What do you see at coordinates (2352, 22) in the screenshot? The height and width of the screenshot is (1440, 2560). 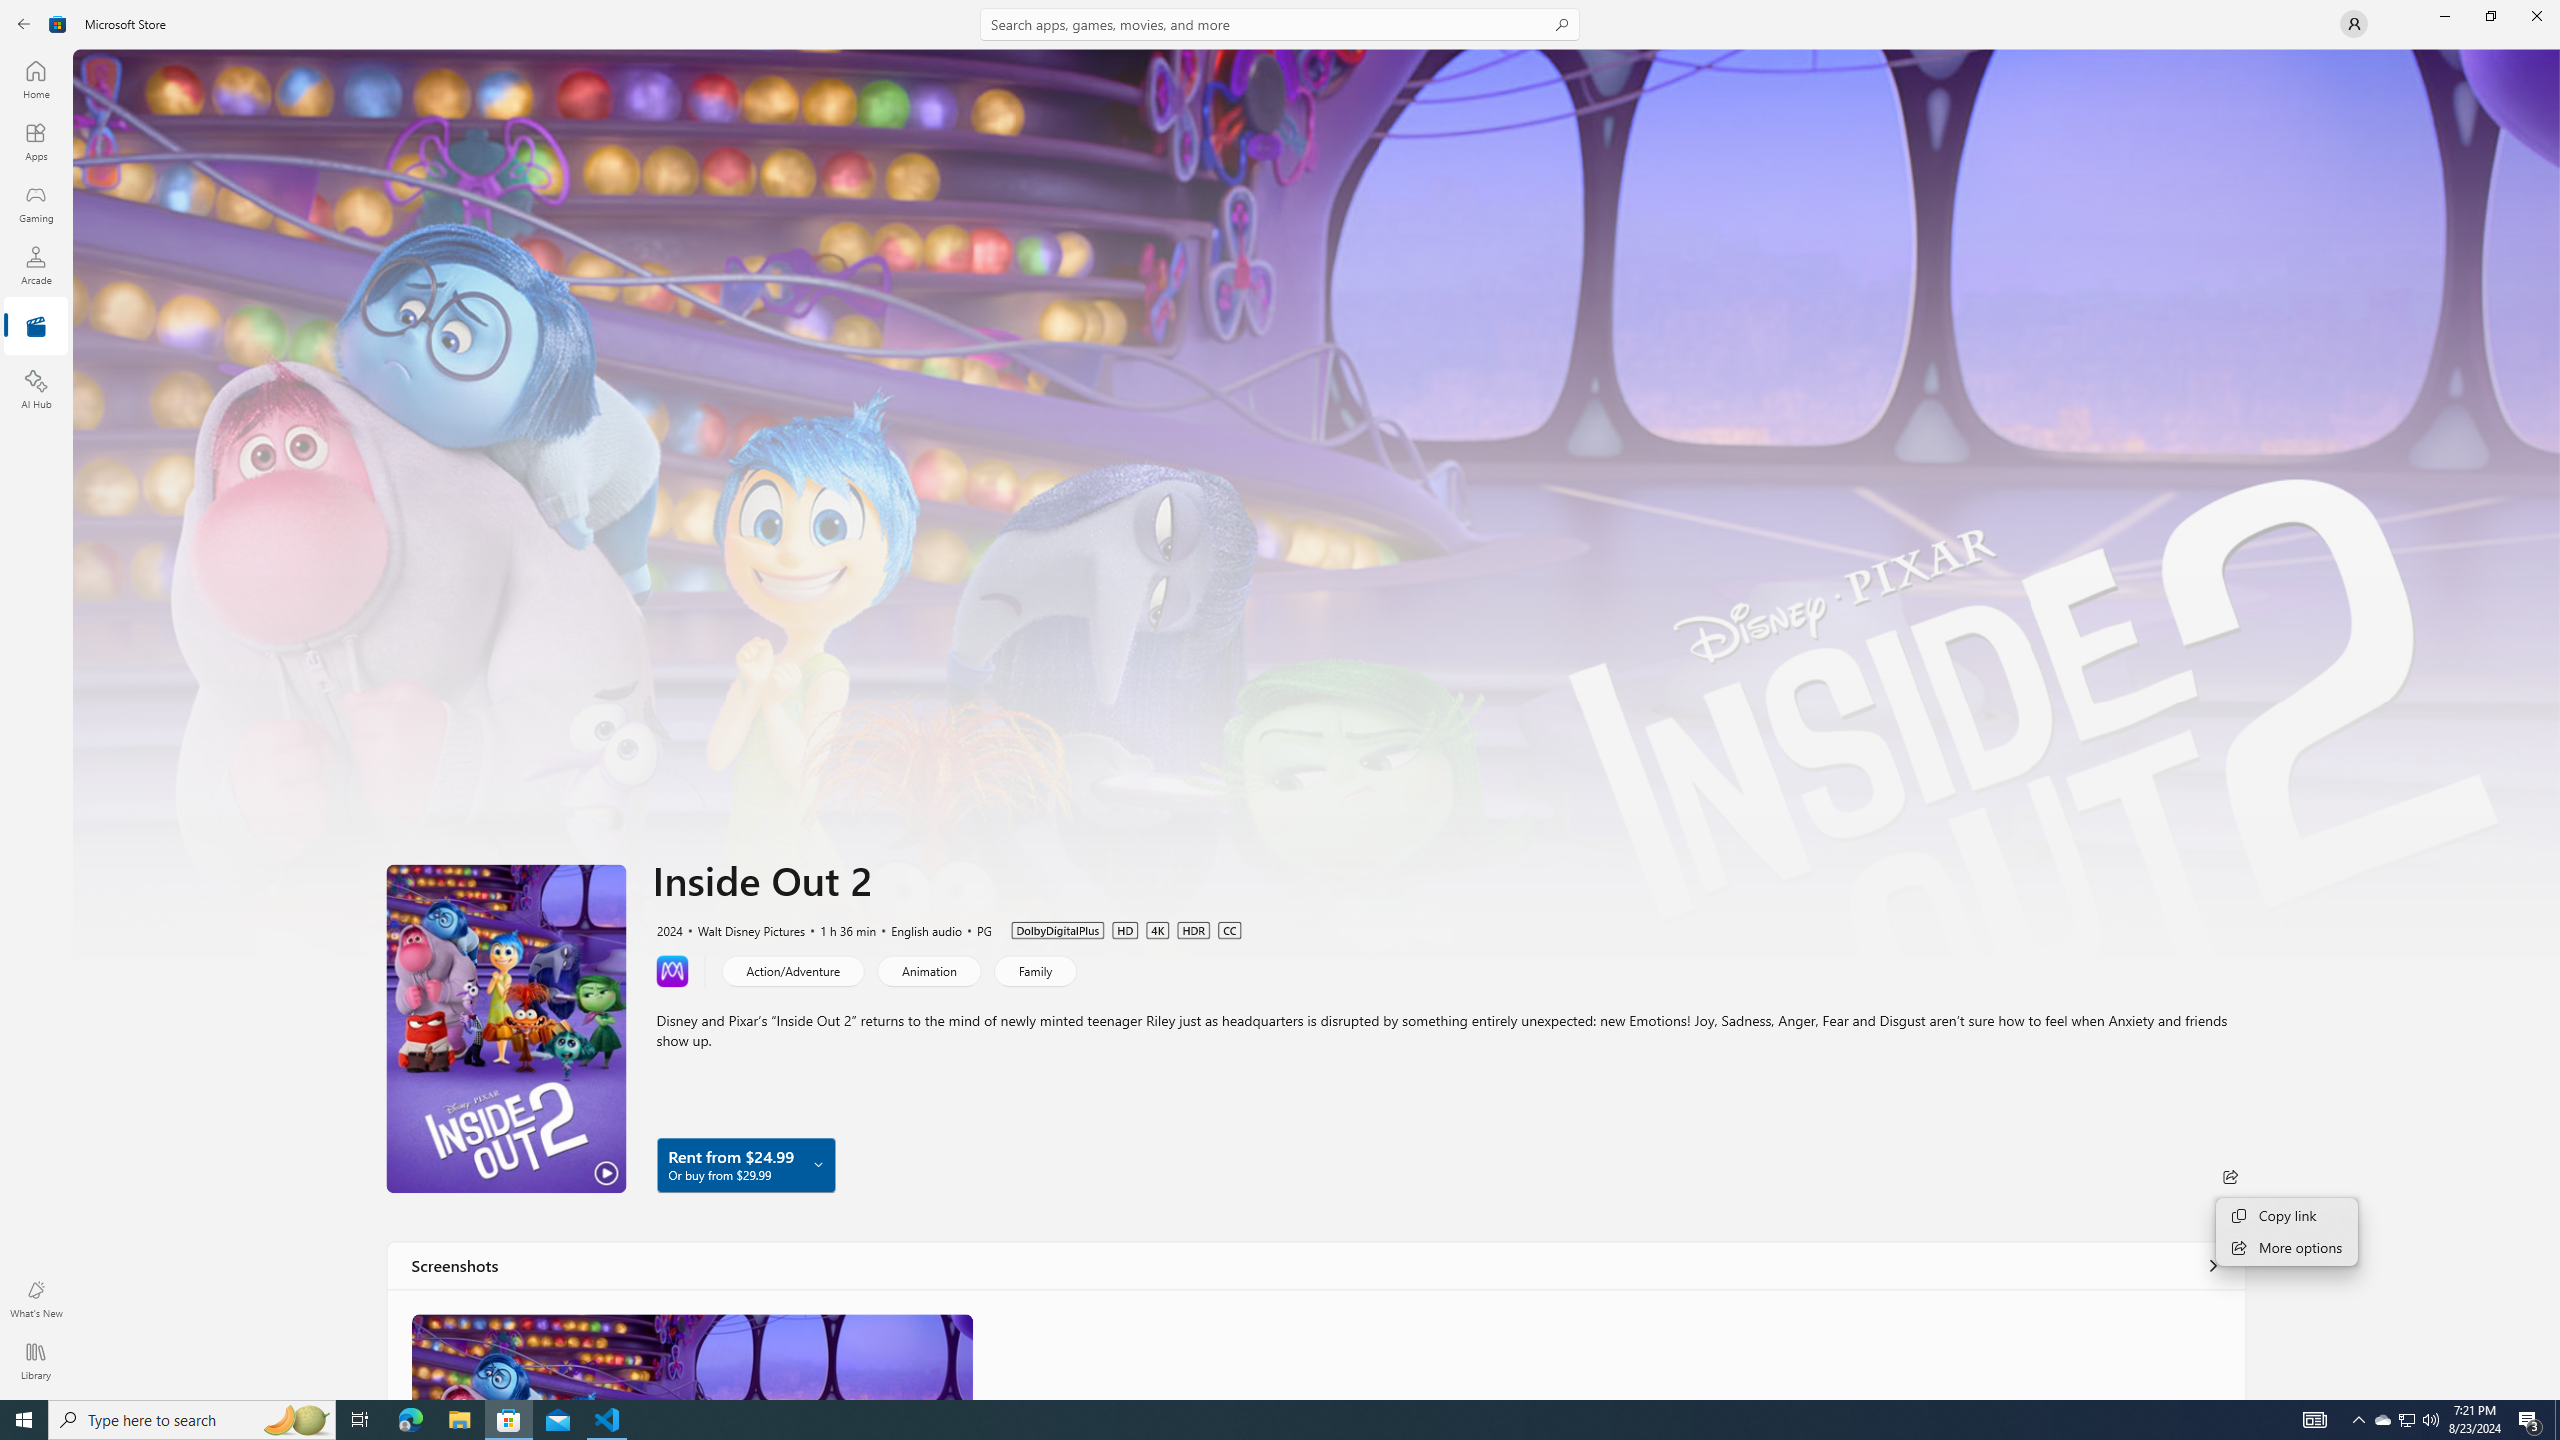 I see `'User profile'` at bounding box center [2352, 22].